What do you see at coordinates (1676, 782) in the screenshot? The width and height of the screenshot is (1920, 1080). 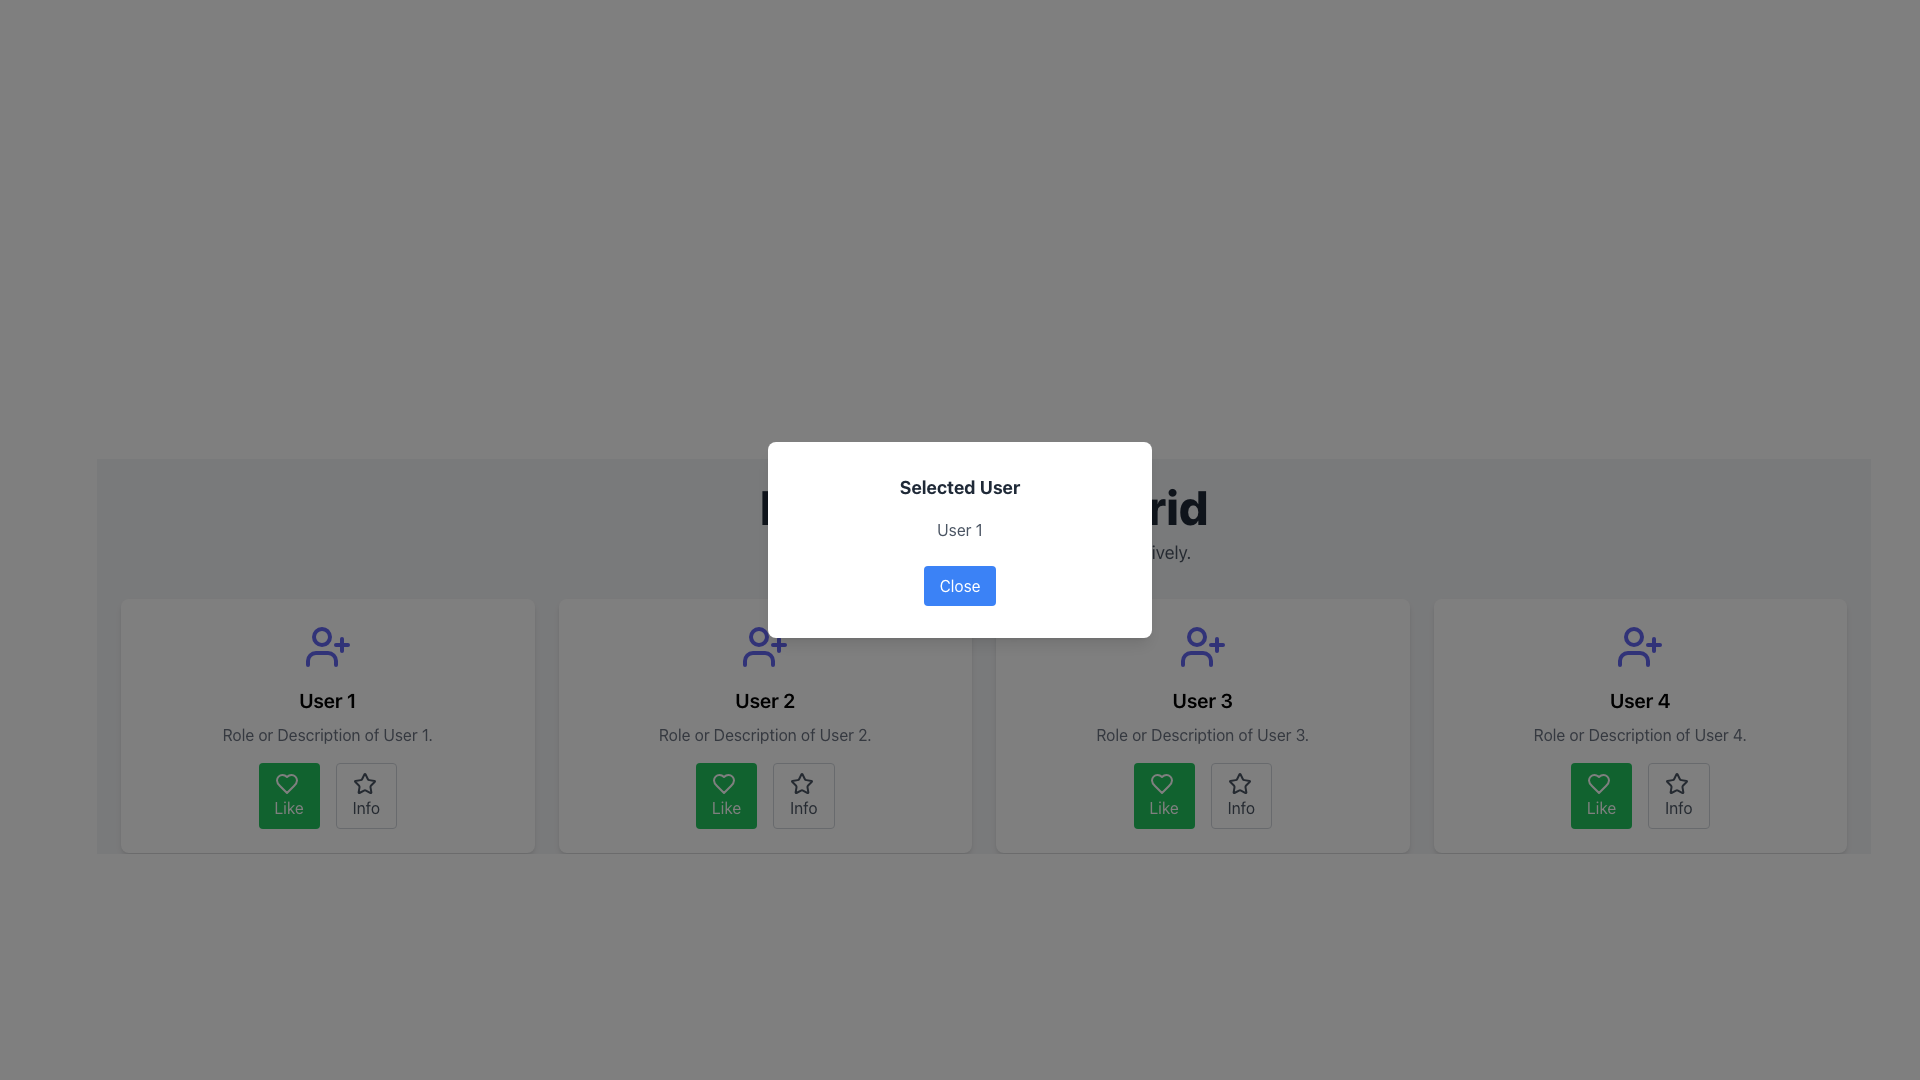 I see `the icon button located within the card for 'User 4', positioned to the right of the green 'Like' button and below the user's name and description` at bounding box center [1676, 782].